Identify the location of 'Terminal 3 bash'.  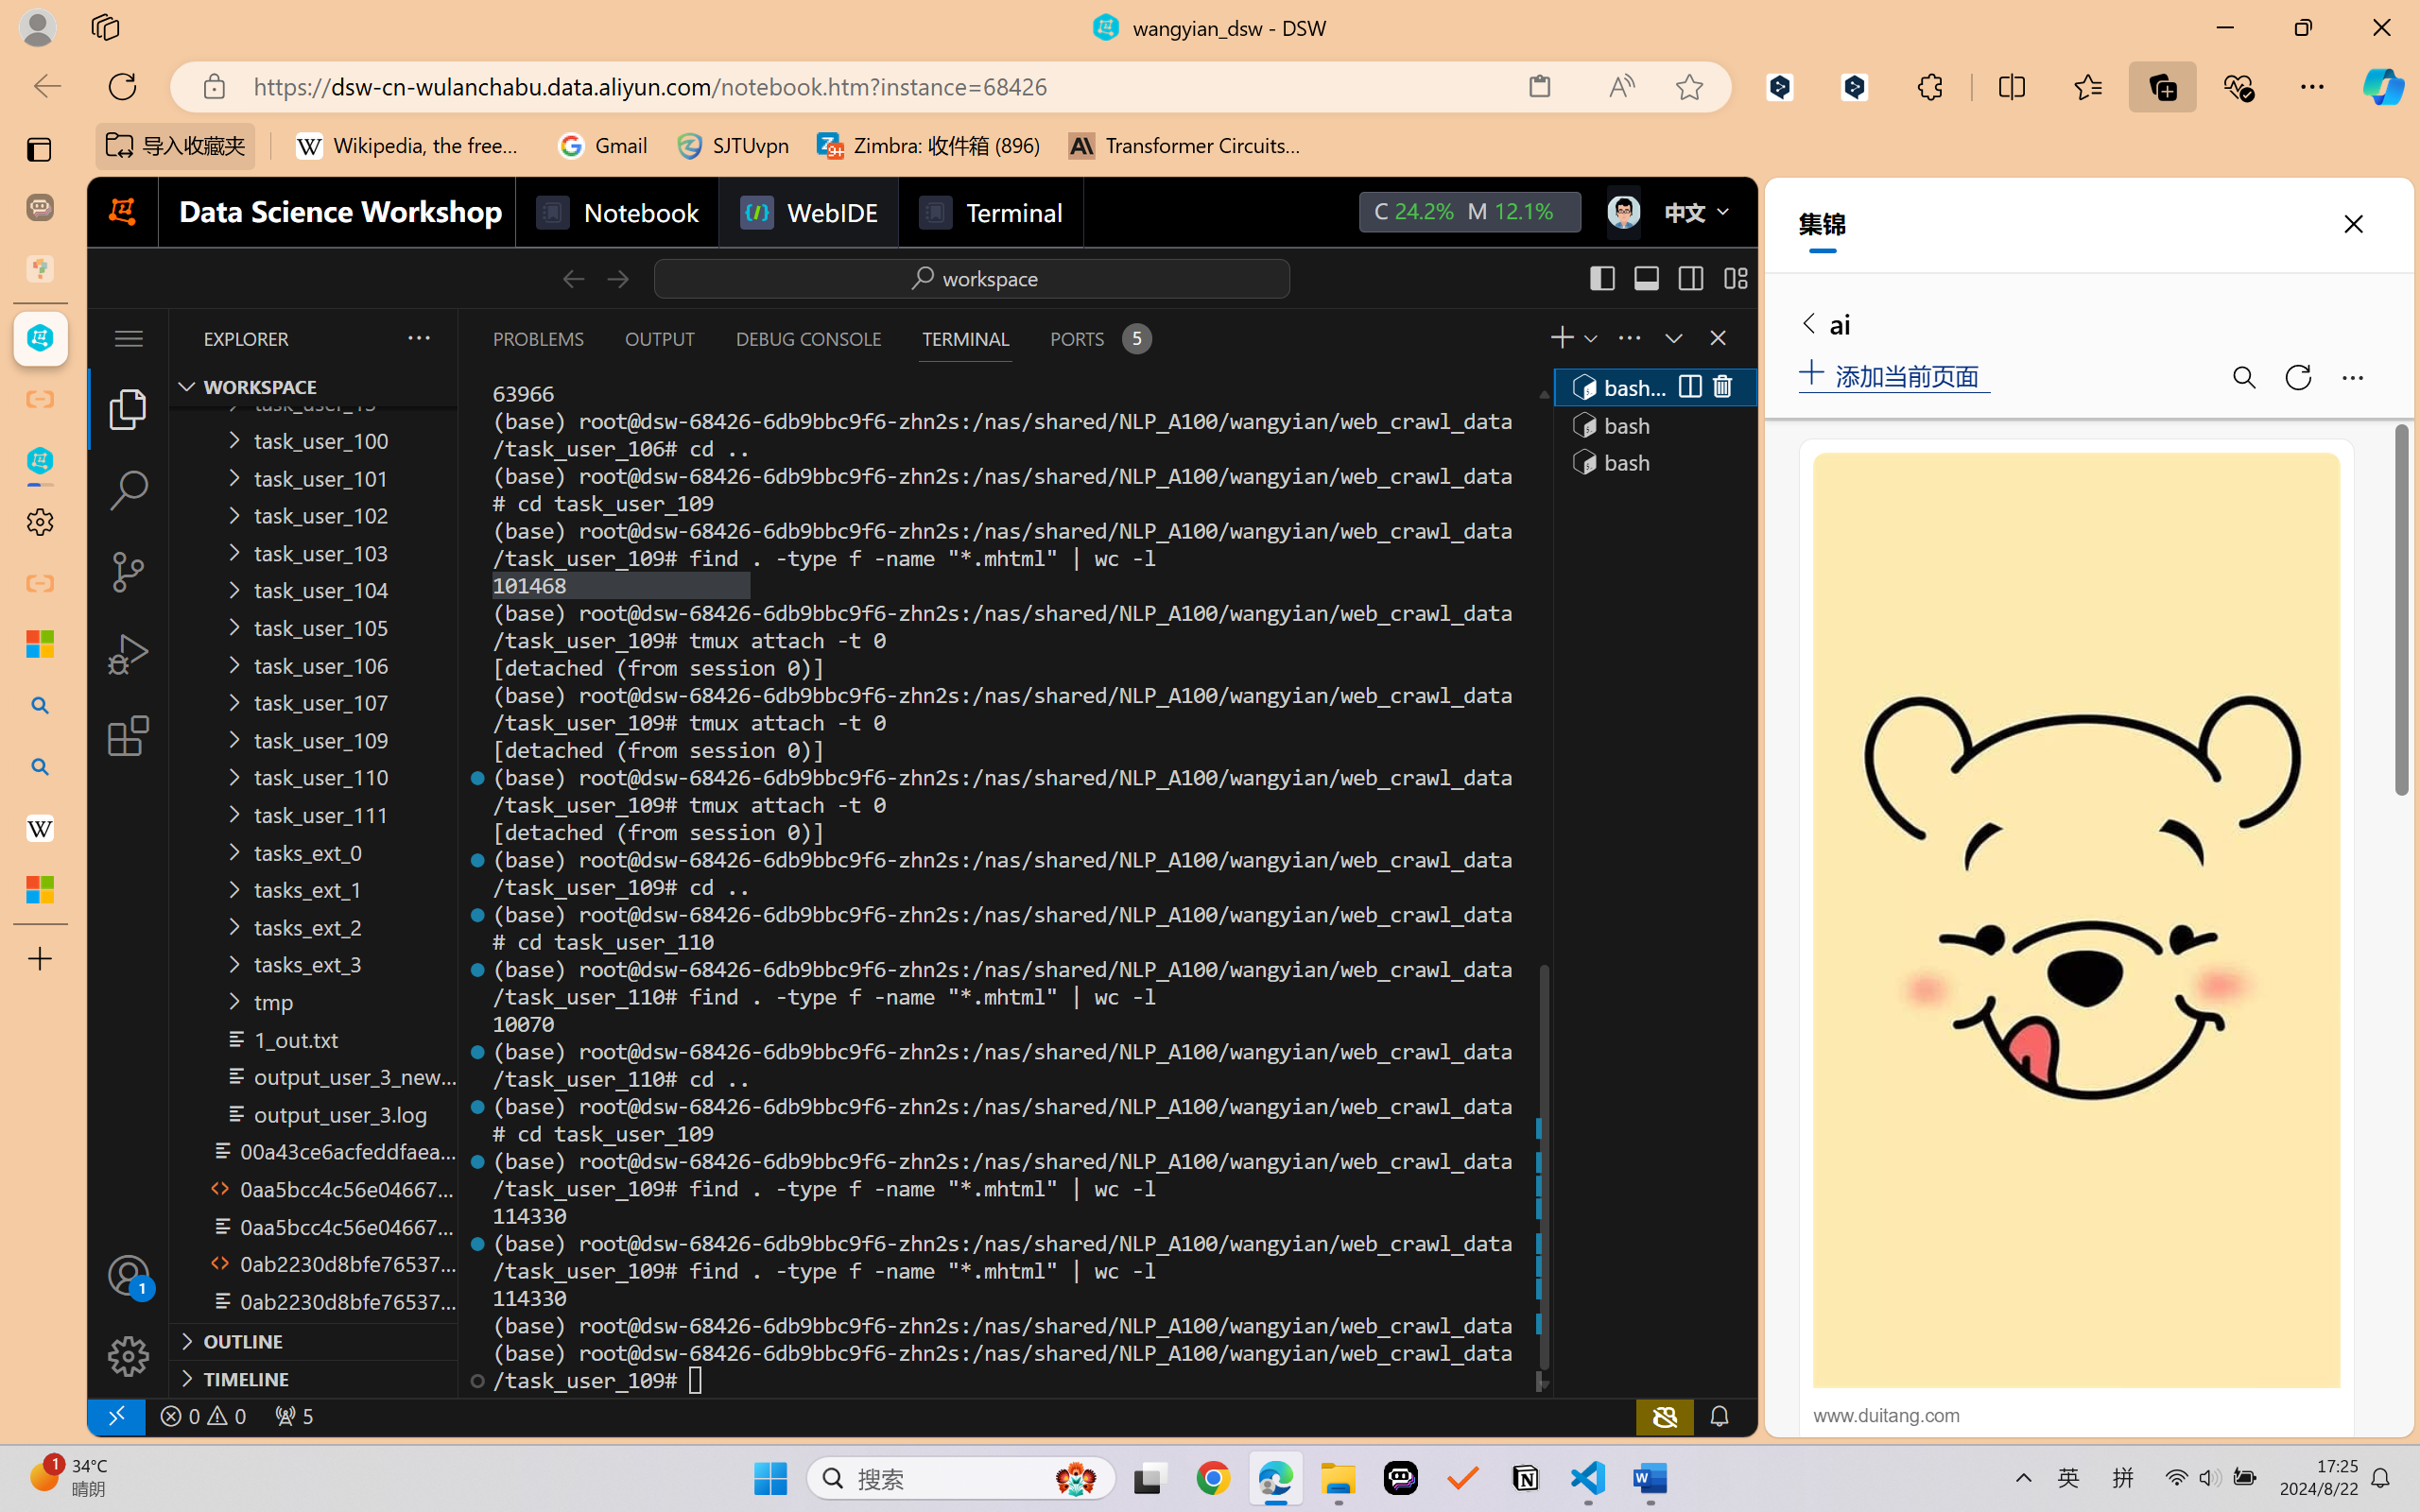
(1652, 461).